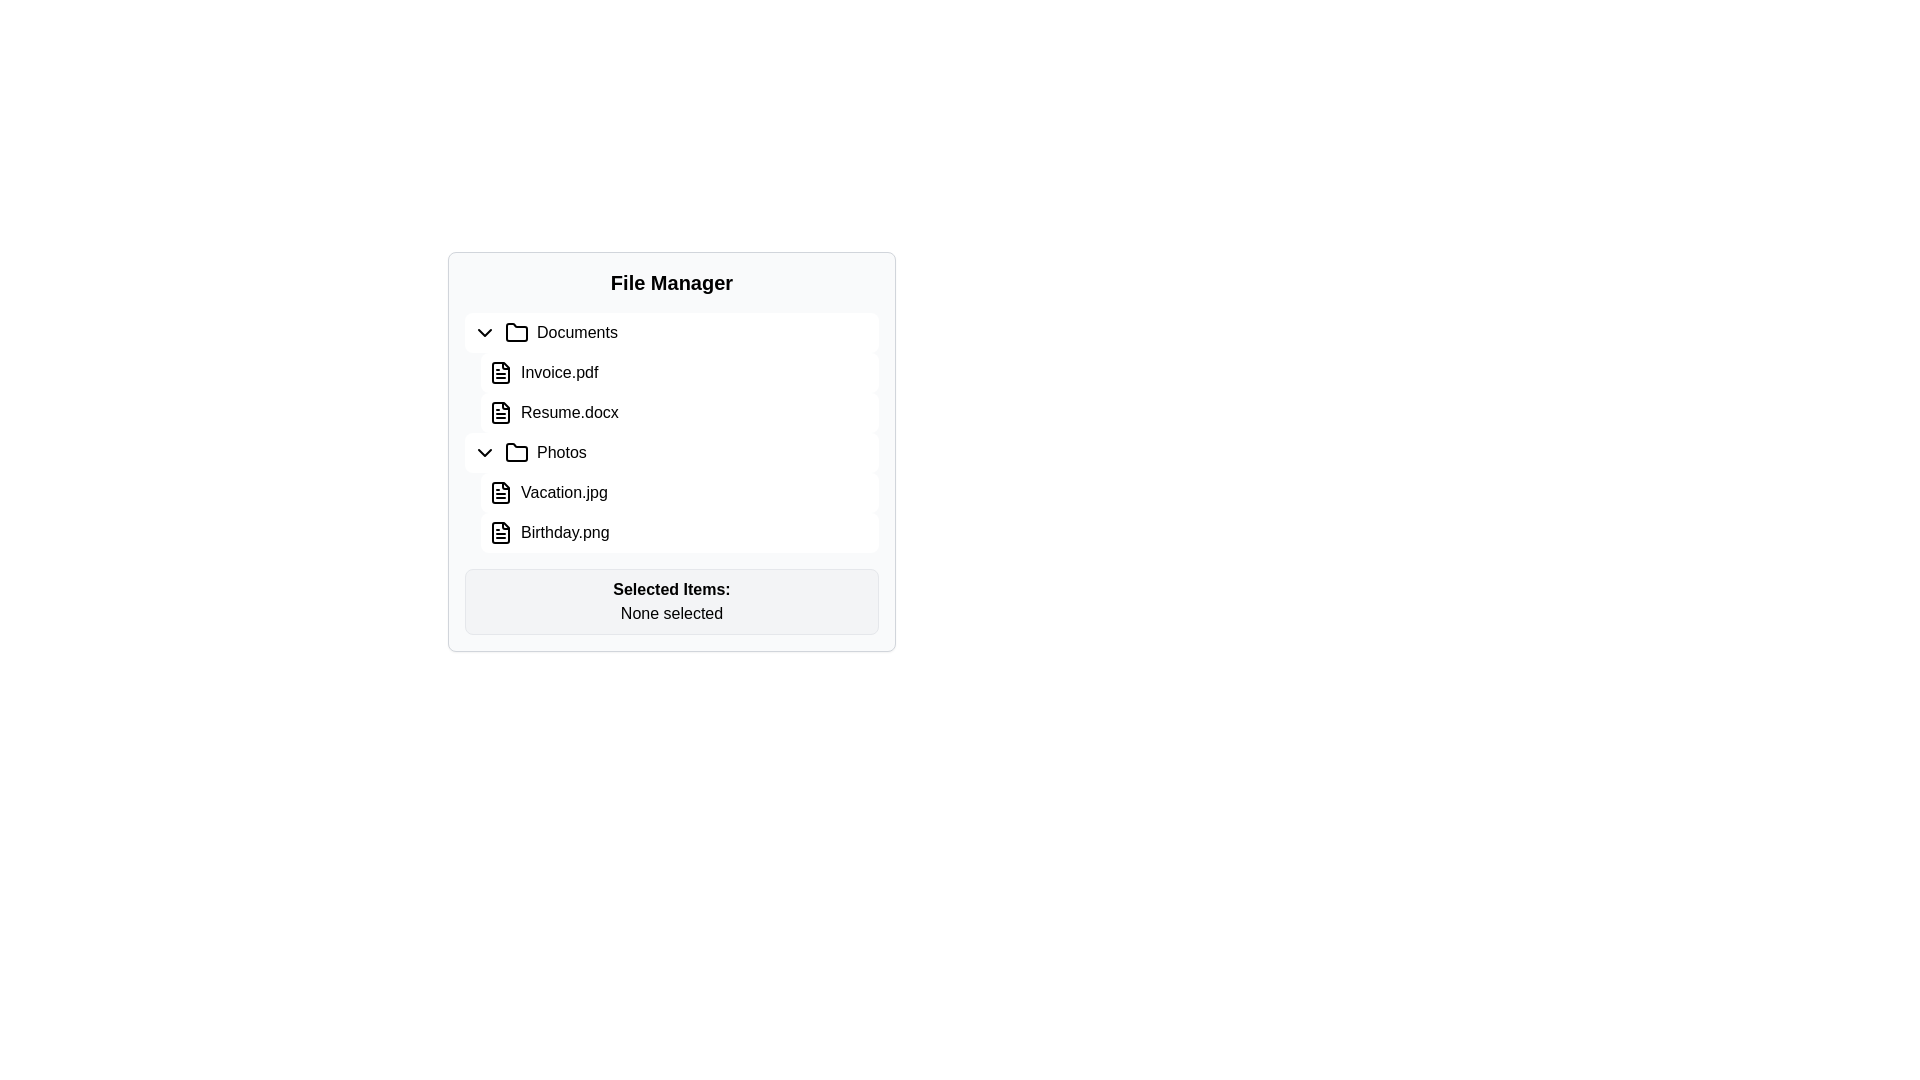 Image resolution: width=1920 pixels, height=1080 pixels. What do you see at coordinates (672, 600) in the screenshot?
I see `the informational text box that displays the user's selected item status, which currently shows that no items are selected` at bounding box center [672, 600].